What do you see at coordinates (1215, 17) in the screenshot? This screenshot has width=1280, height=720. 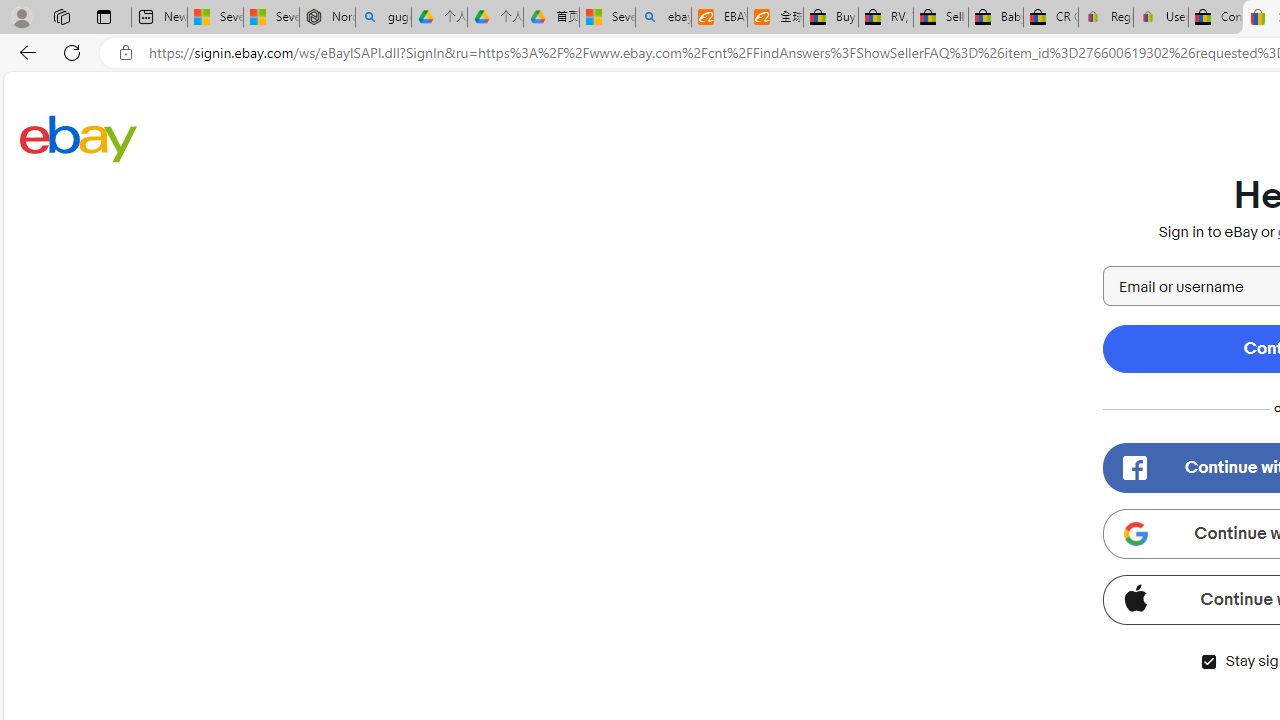 I see `'Consumer Health Data Privacy Policy - eBay Inc.'` at bounding box center [1215, 17].